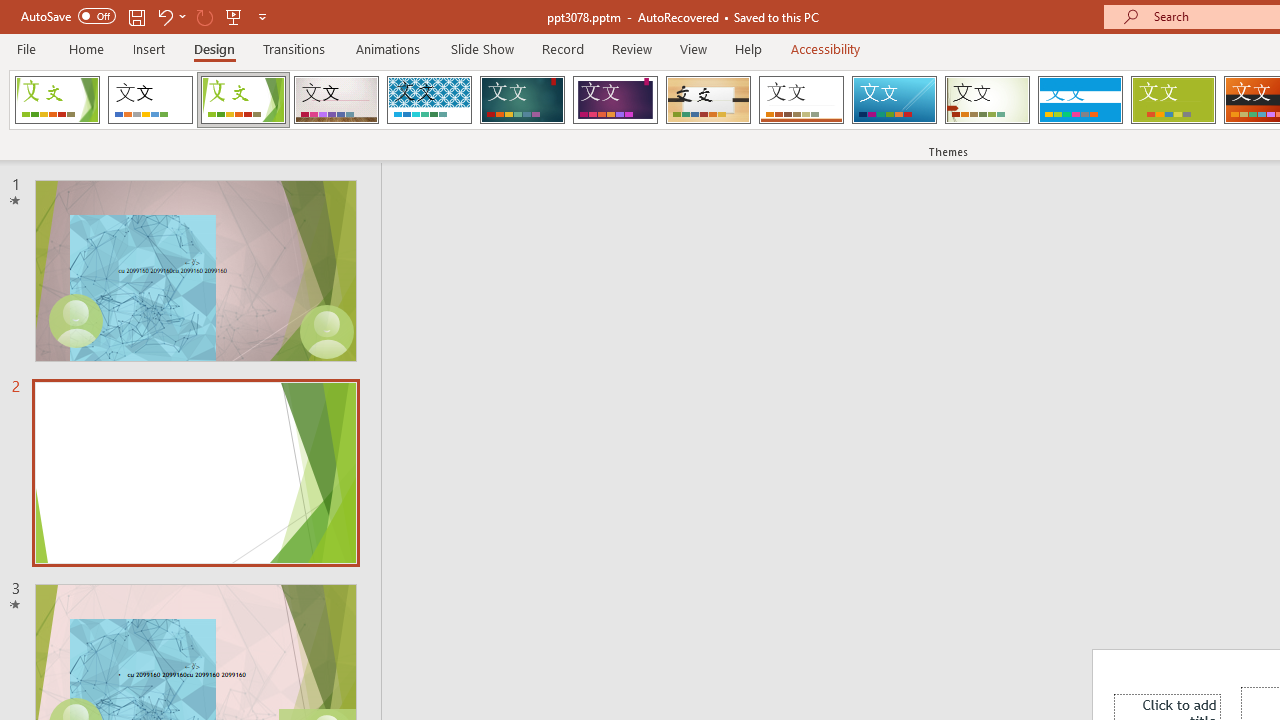 The width and height of the screenshot is (1280, 720). What do you see at coordinates (893, 100) in the screenshot?
I see `'Slice'` at bounding box center [893, 100].